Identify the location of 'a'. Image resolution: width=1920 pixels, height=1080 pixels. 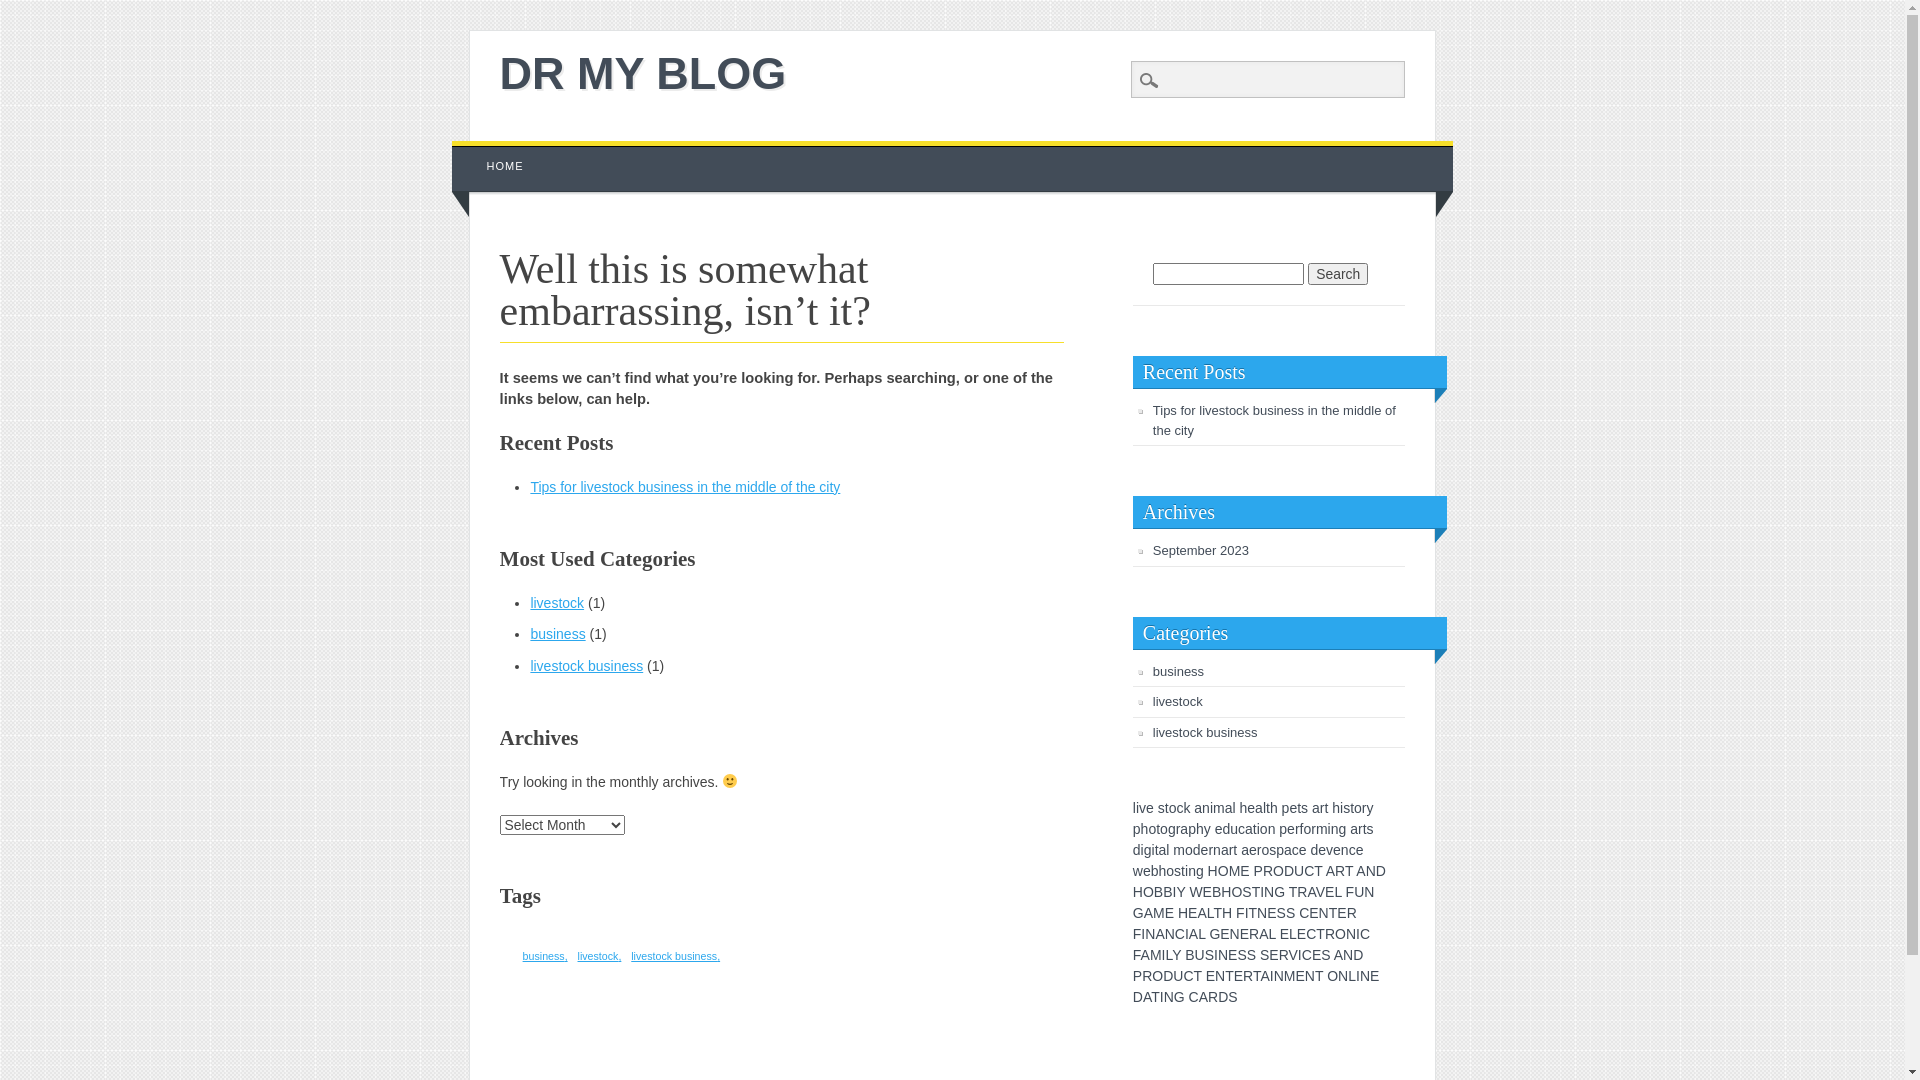
(1158, 849).